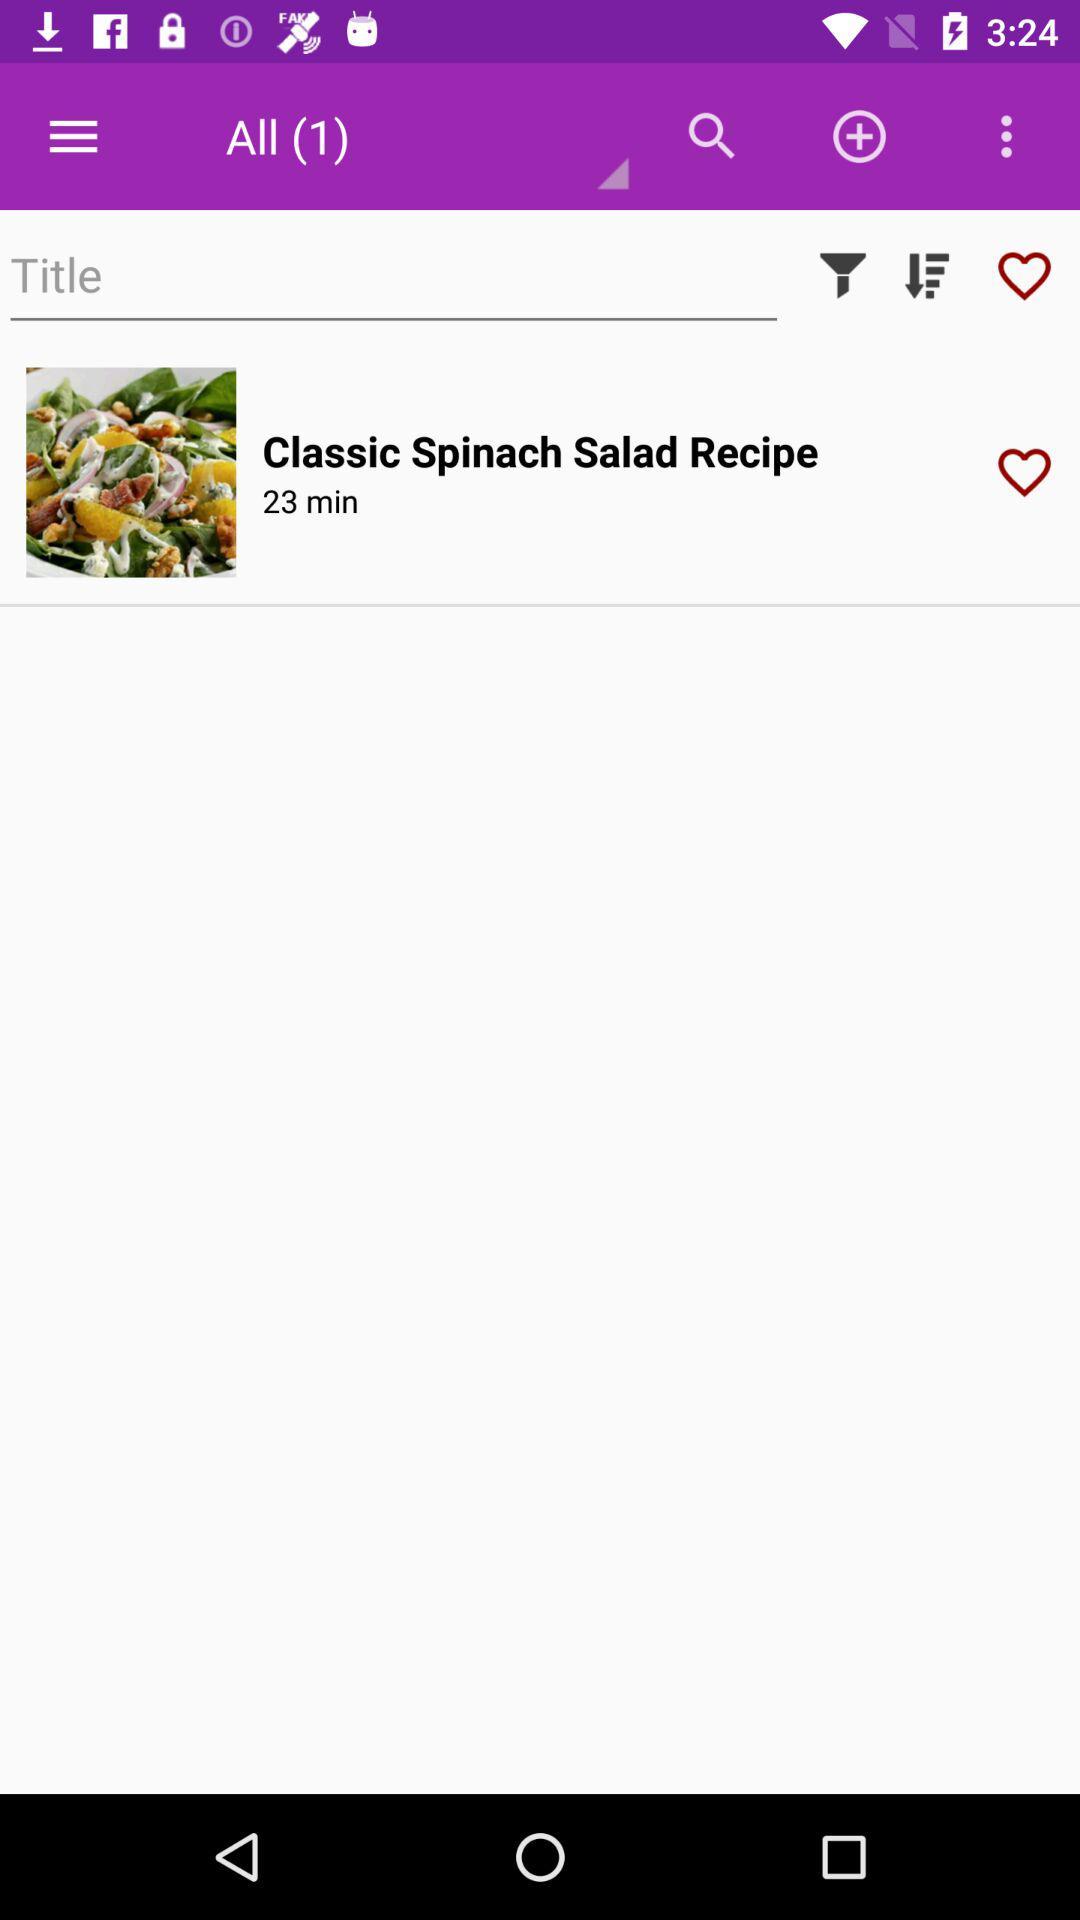 The image size is (1080, 1920). What do you see at coordinates (1024, 274) in the screenshot?
I see `show the recipe you liked` at bounding box center [1024, 274].